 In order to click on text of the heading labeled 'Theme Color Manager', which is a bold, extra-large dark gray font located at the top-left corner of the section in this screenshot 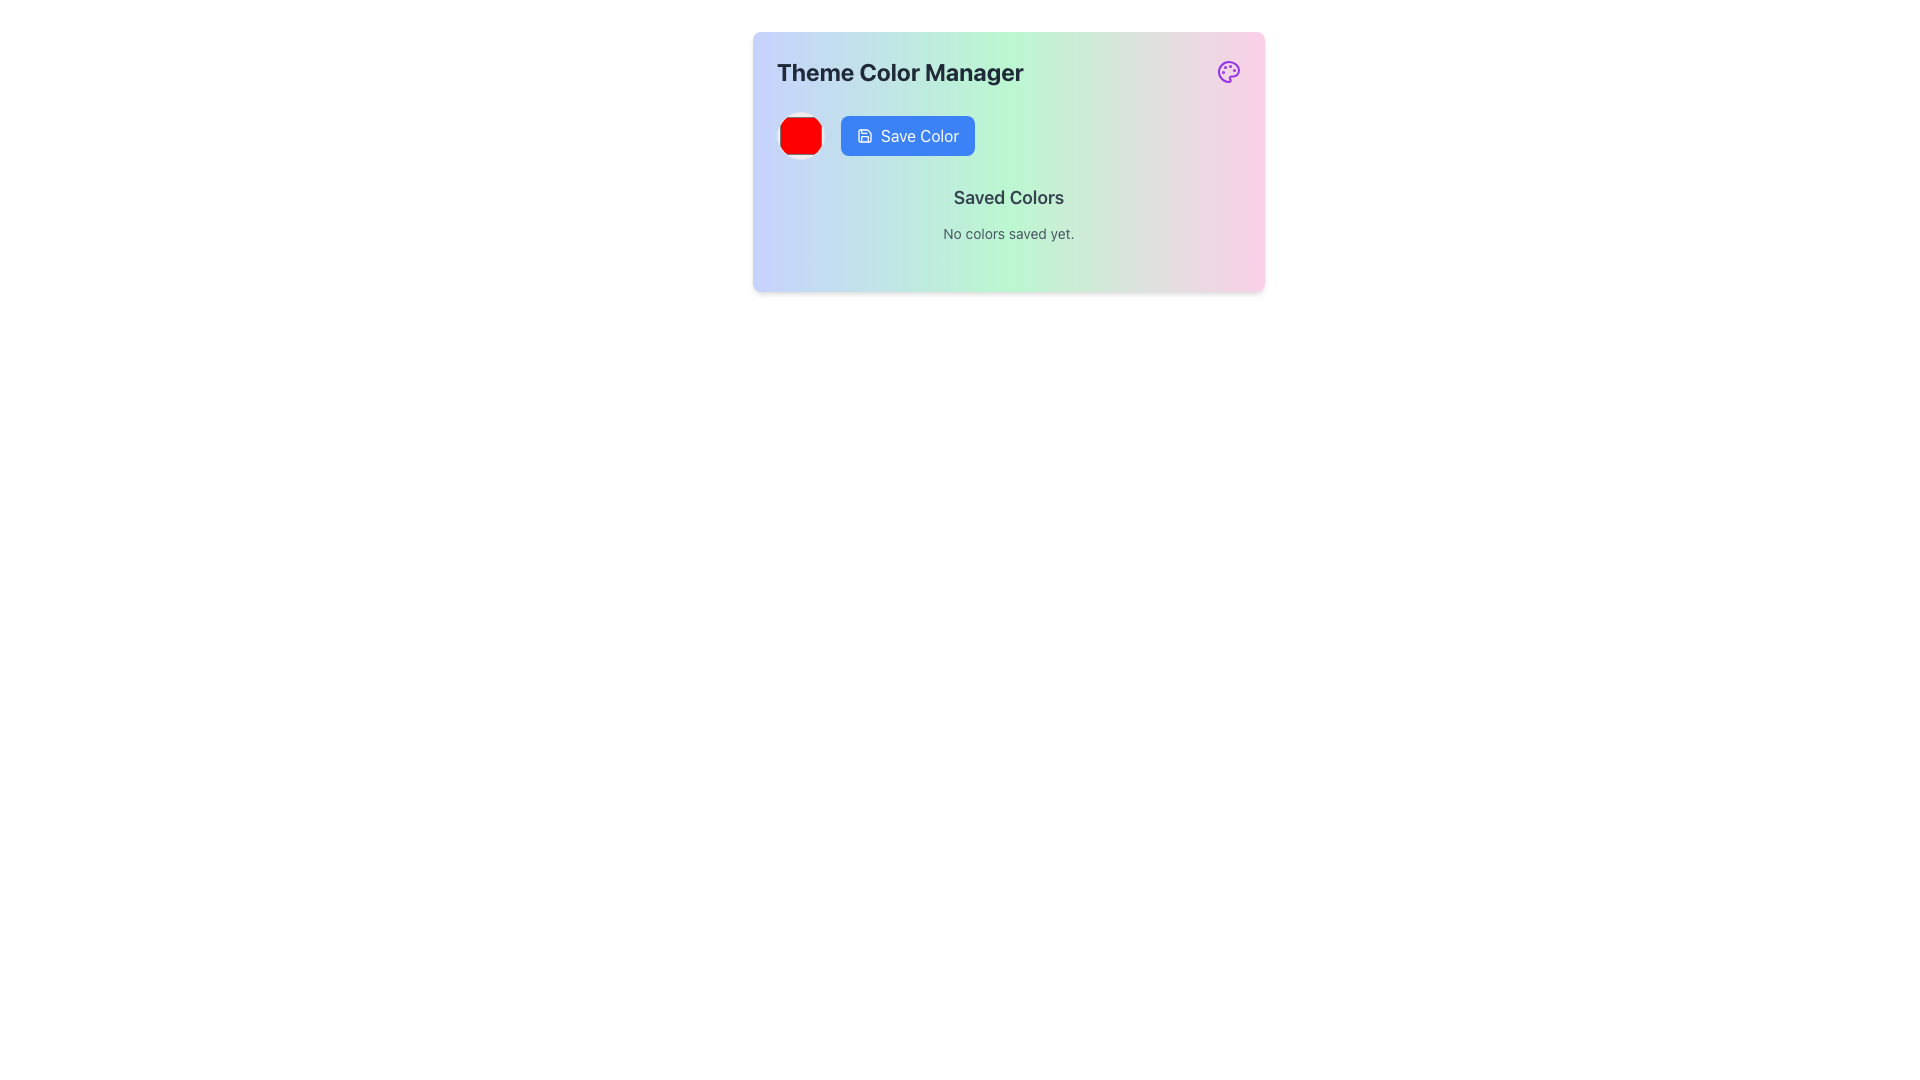, I will do `click(899, 71)`.